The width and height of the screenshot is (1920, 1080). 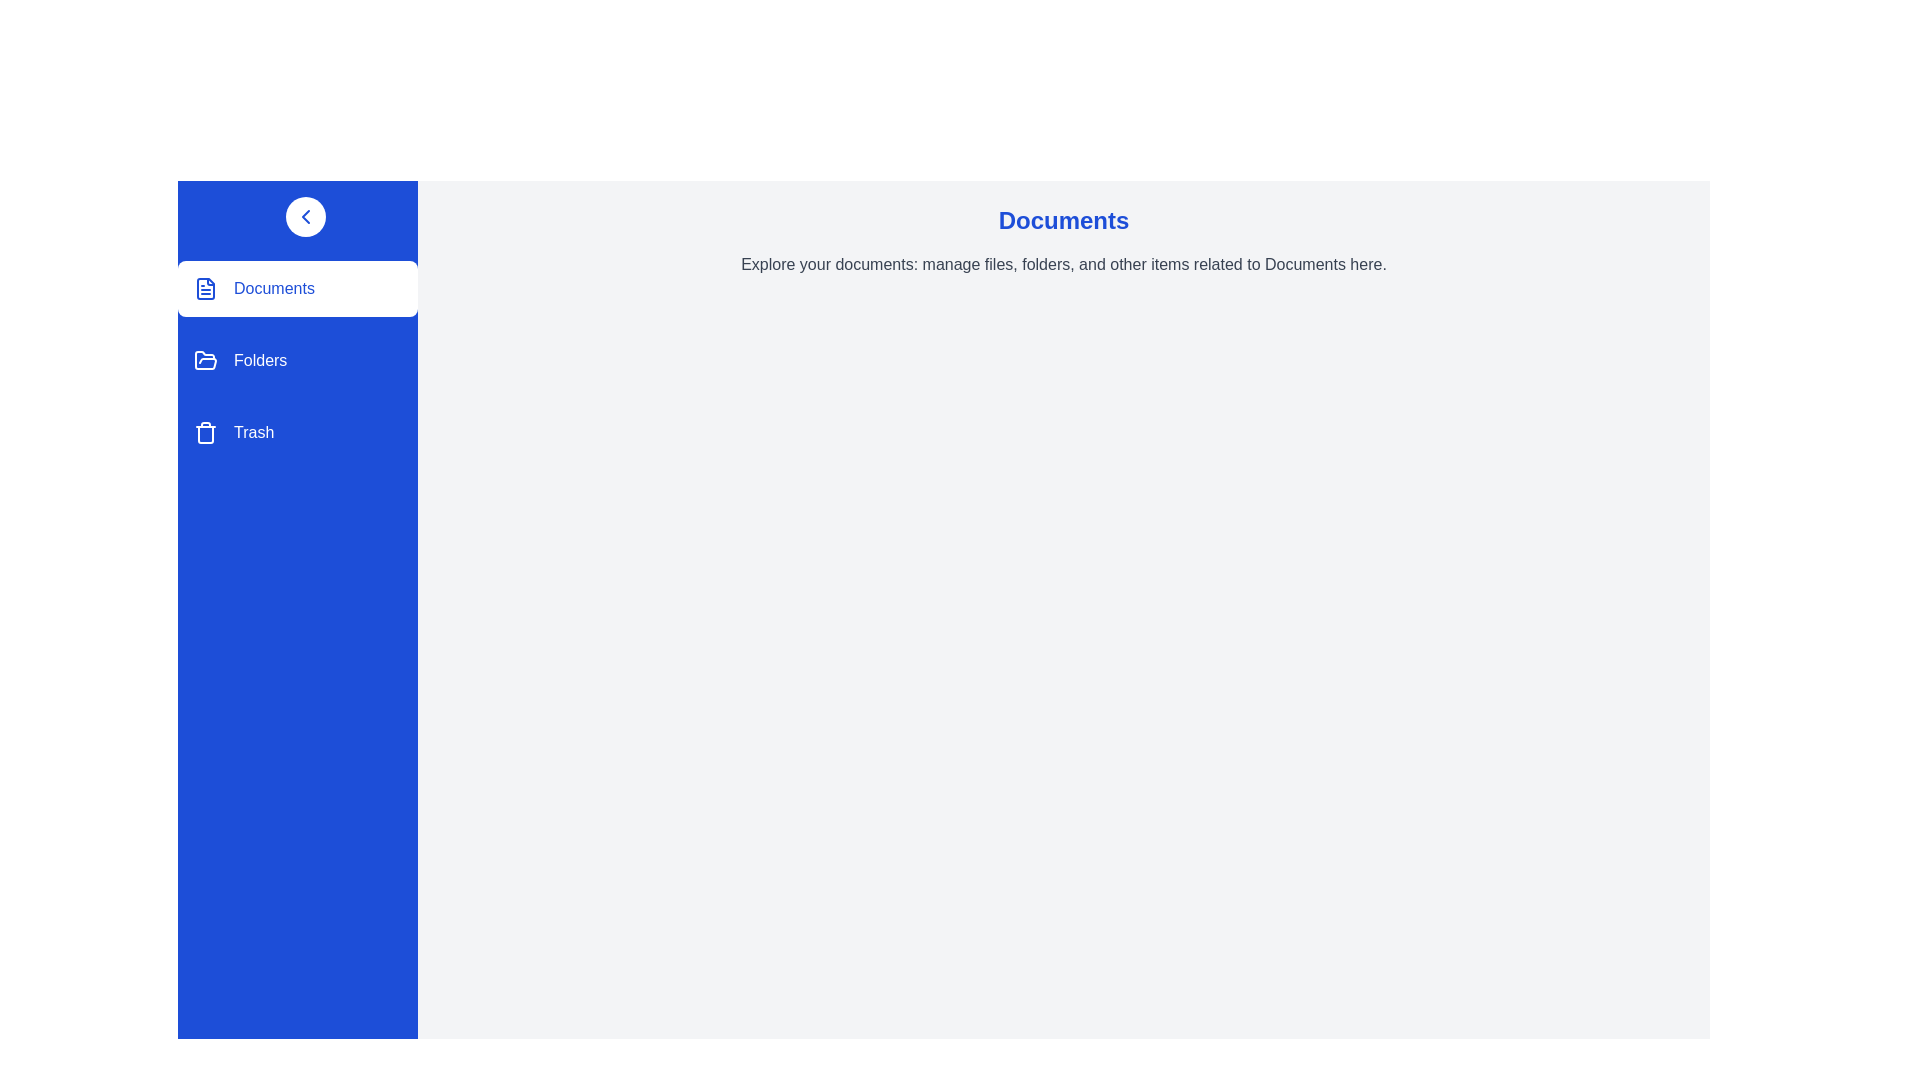 I want to click on toggle button to change the drawer's open/close state, so click(x=305, y=216).